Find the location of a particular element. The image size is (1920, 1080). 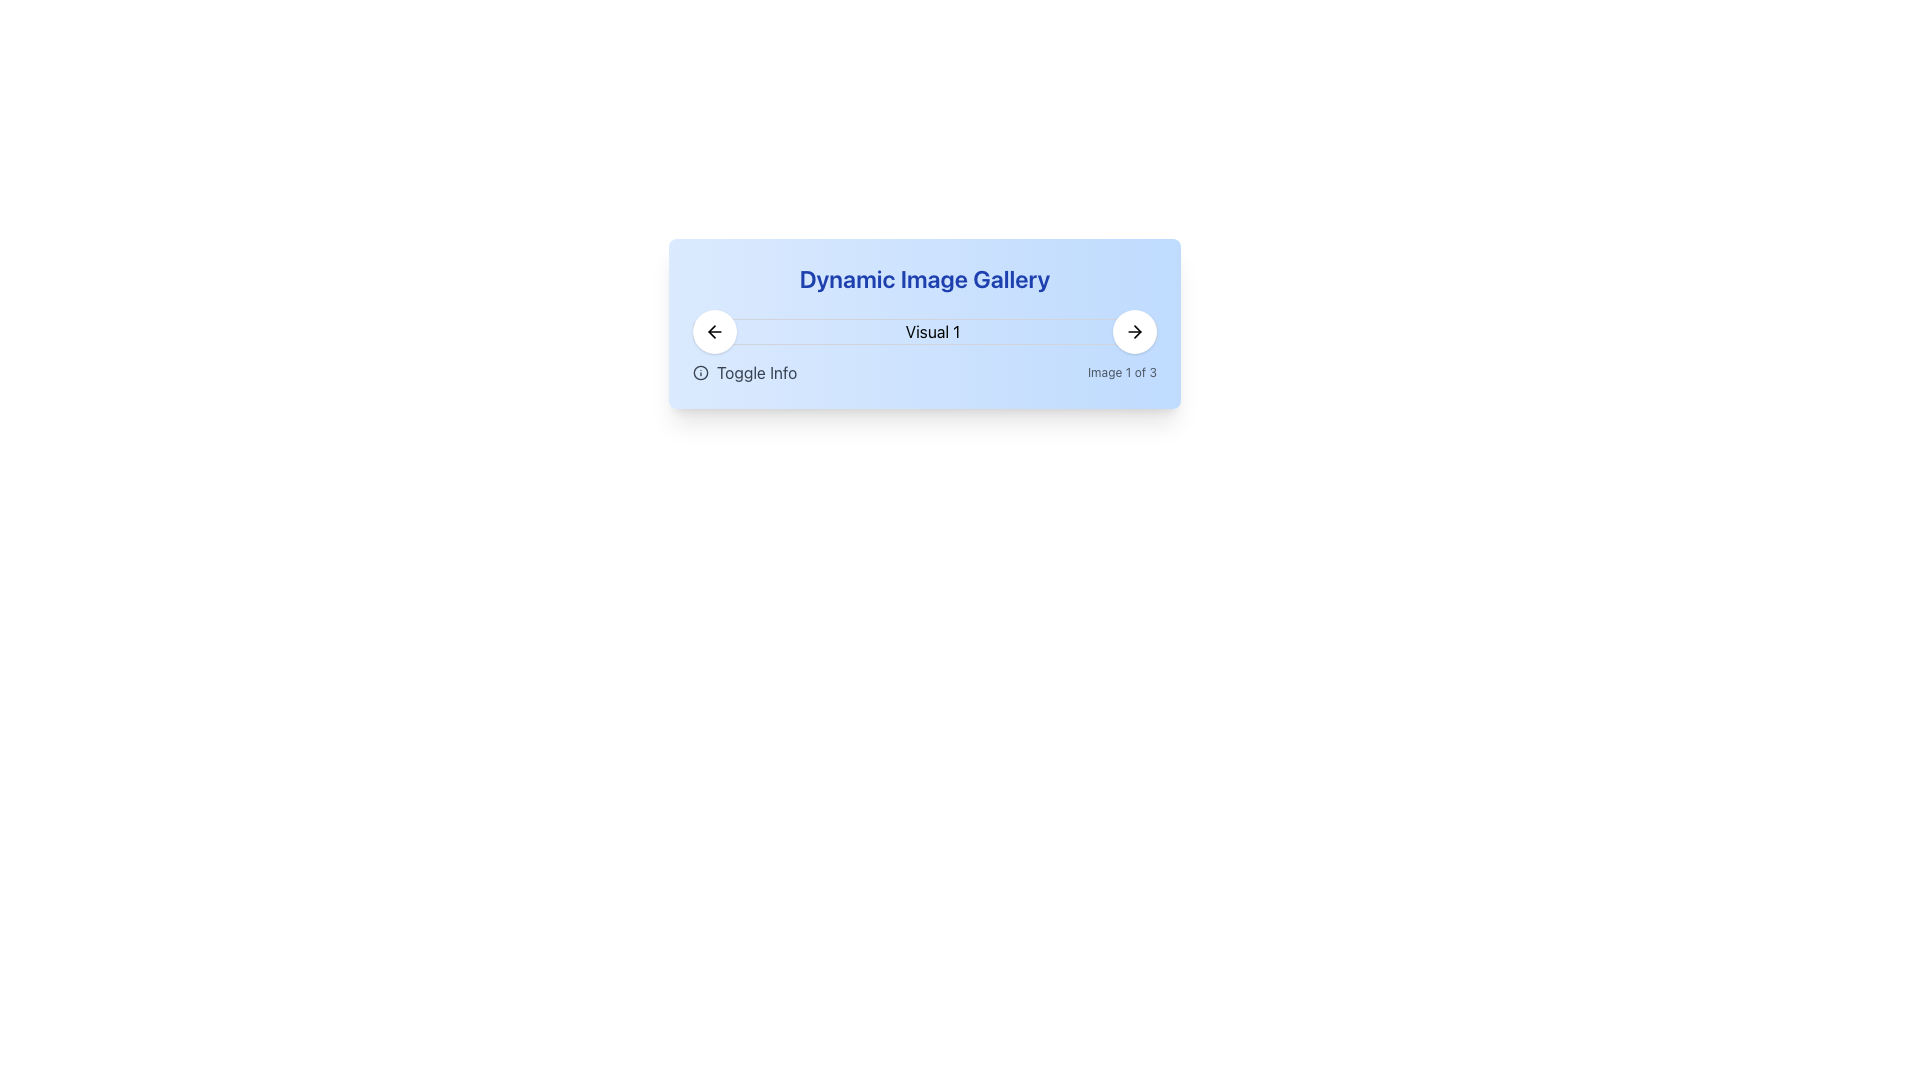

the info icon by clicking on its central circular component located at the top left corner of the Toggle Info label is located at coordinates (700, 373).